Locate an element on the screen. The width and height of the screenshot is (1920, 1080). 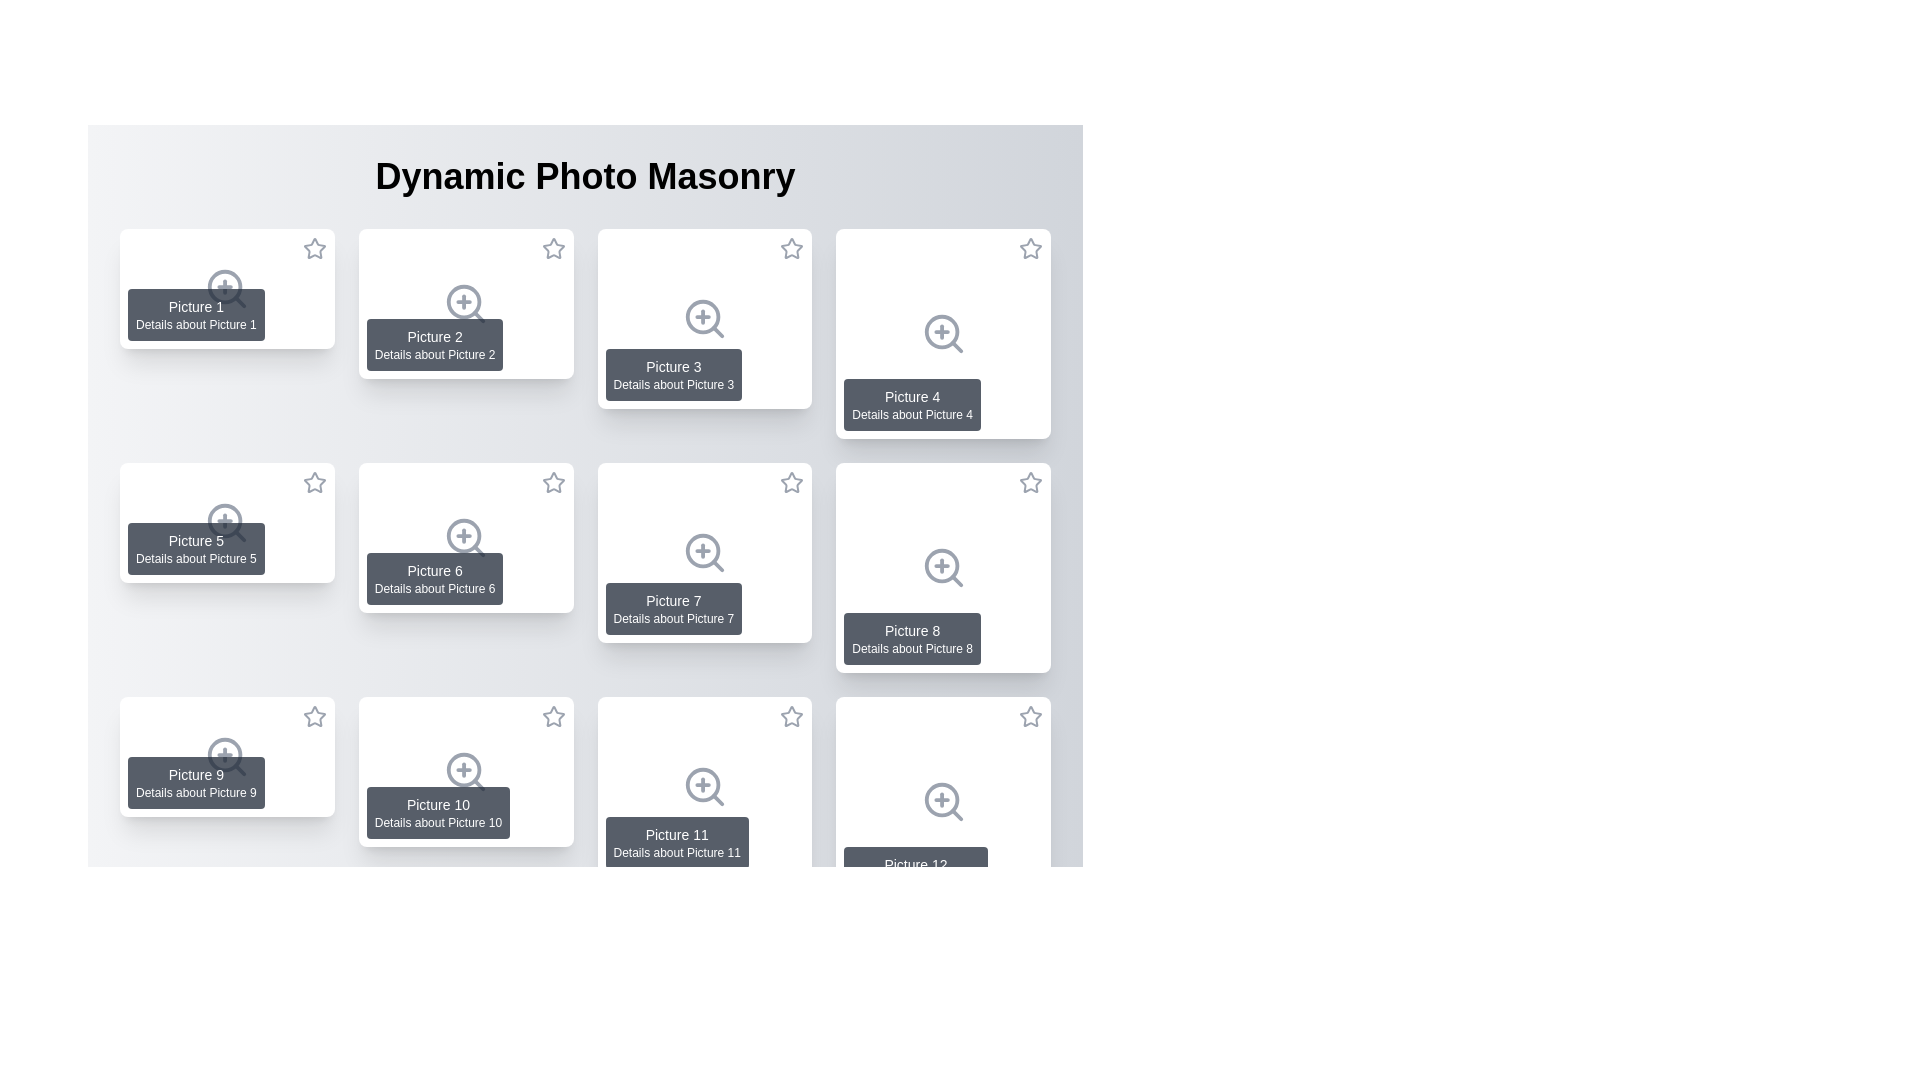
the star button in the top-right corner of the 'Picture 2' card is located at coordinates (553, 248).